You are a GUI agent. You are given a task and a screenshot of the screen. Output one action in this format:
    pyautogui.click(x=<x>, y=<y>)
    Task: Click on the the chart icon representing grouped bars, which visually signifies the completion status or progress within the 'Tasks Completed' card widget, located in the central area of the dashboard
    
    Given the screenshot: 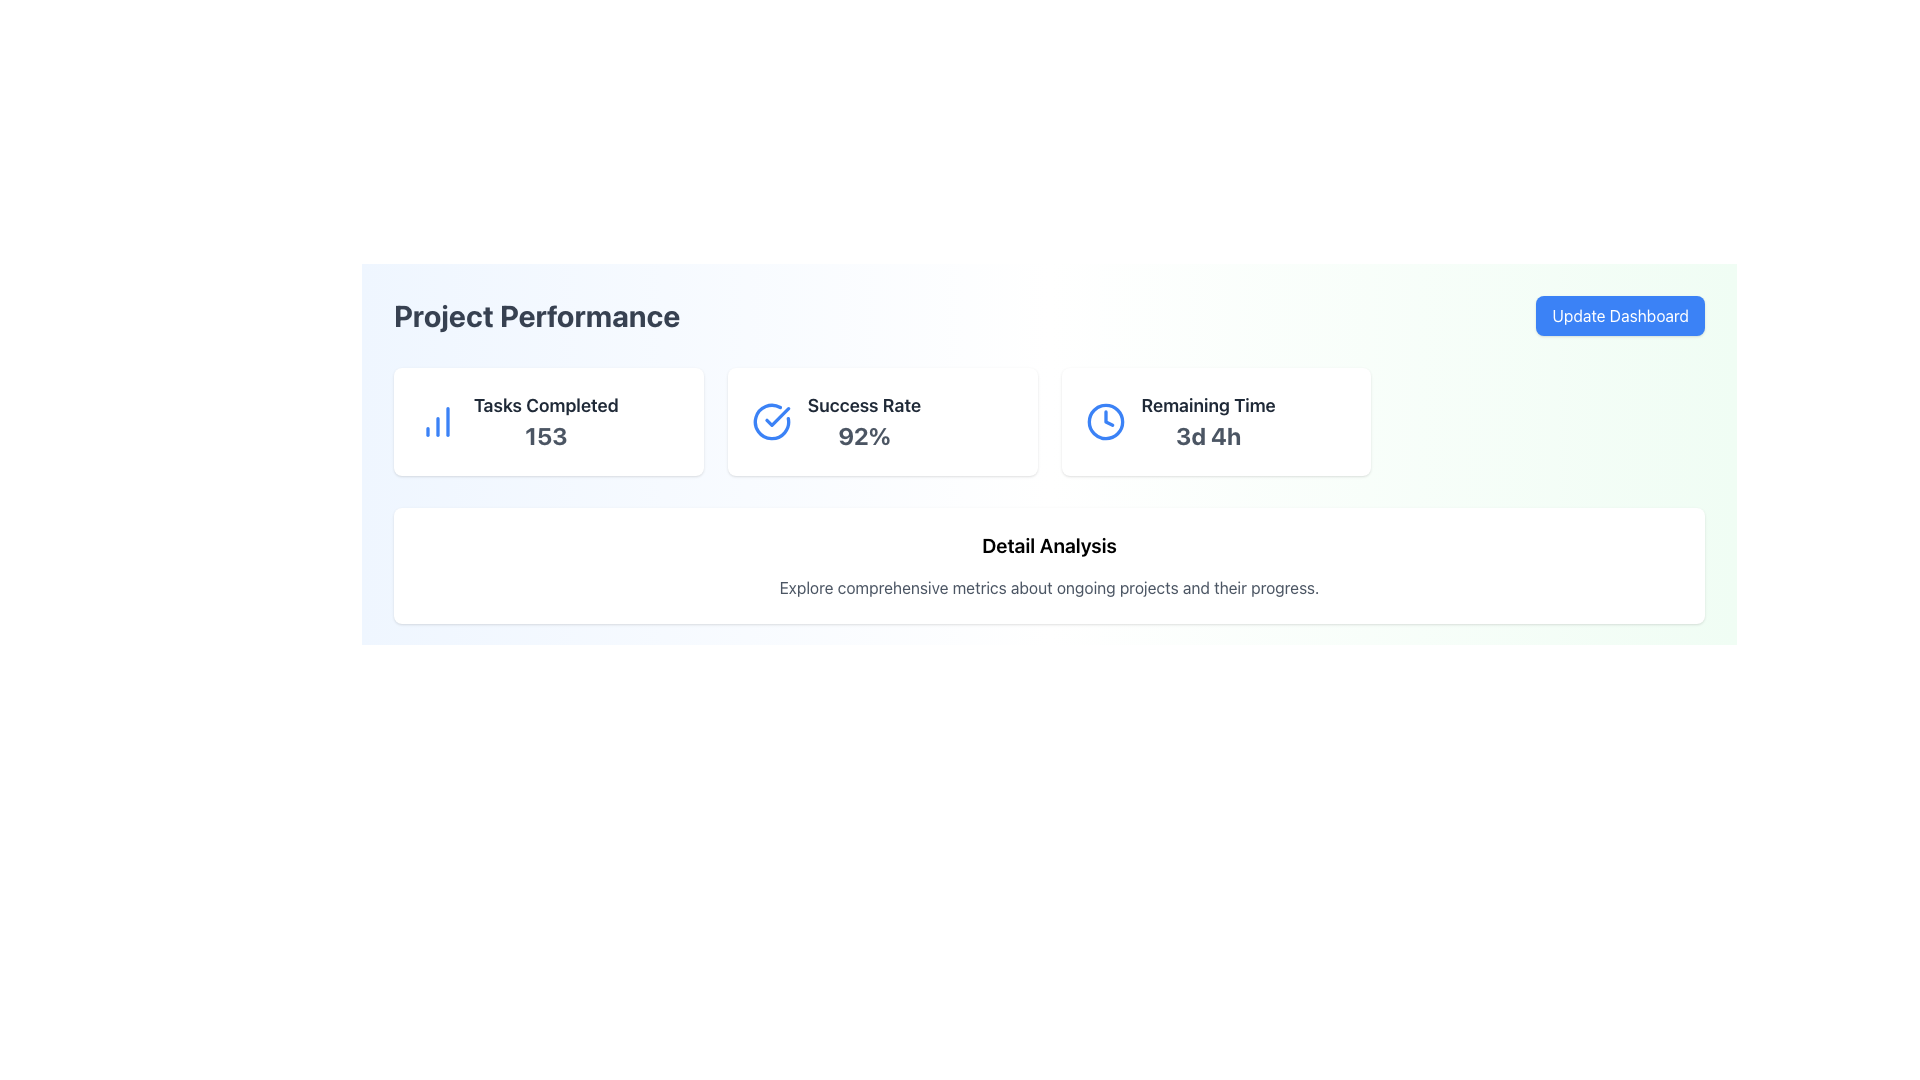 What is the action you would take?
    pyautogui.click(x=436, y=420)
    